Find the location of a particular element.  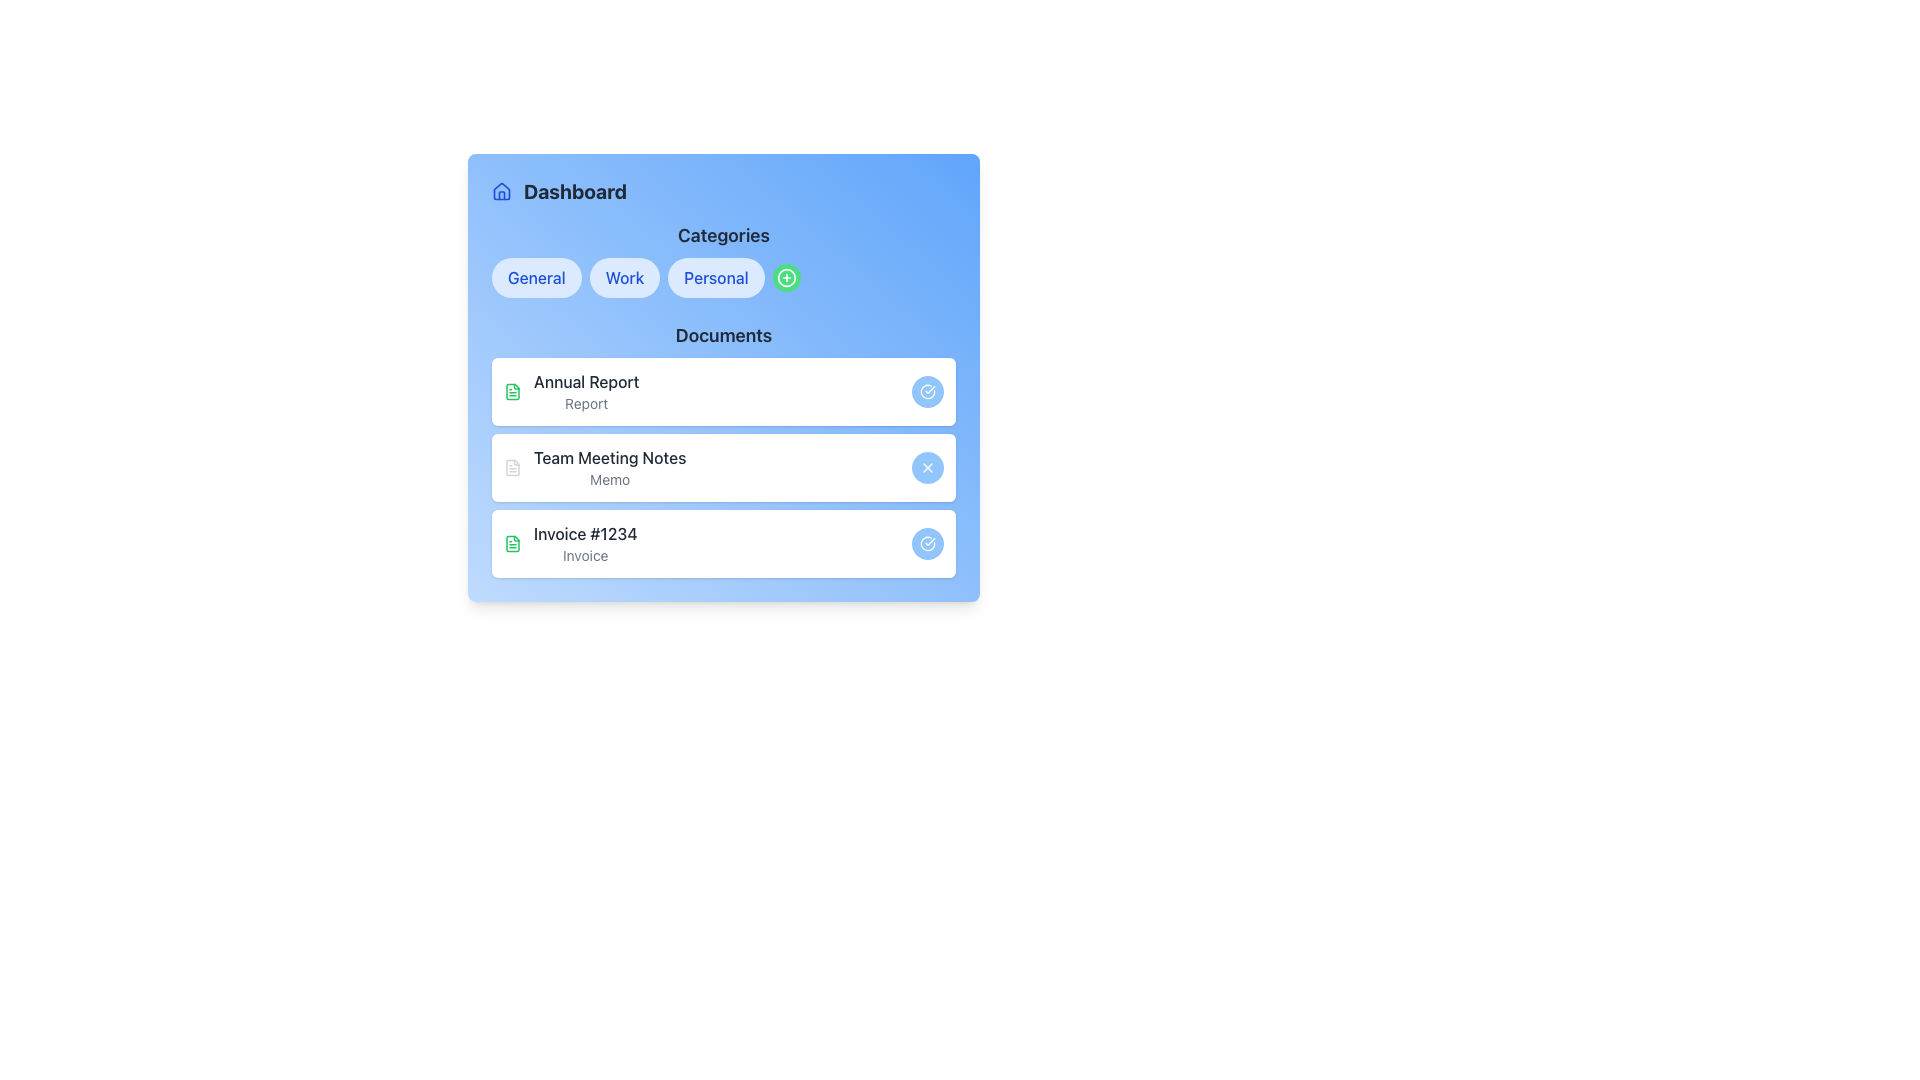

the text label displaying 'Invoice #1234' in bold dark gray within the bottommost document entry box of the 'Documents' section is located at coordinates (584, 532).